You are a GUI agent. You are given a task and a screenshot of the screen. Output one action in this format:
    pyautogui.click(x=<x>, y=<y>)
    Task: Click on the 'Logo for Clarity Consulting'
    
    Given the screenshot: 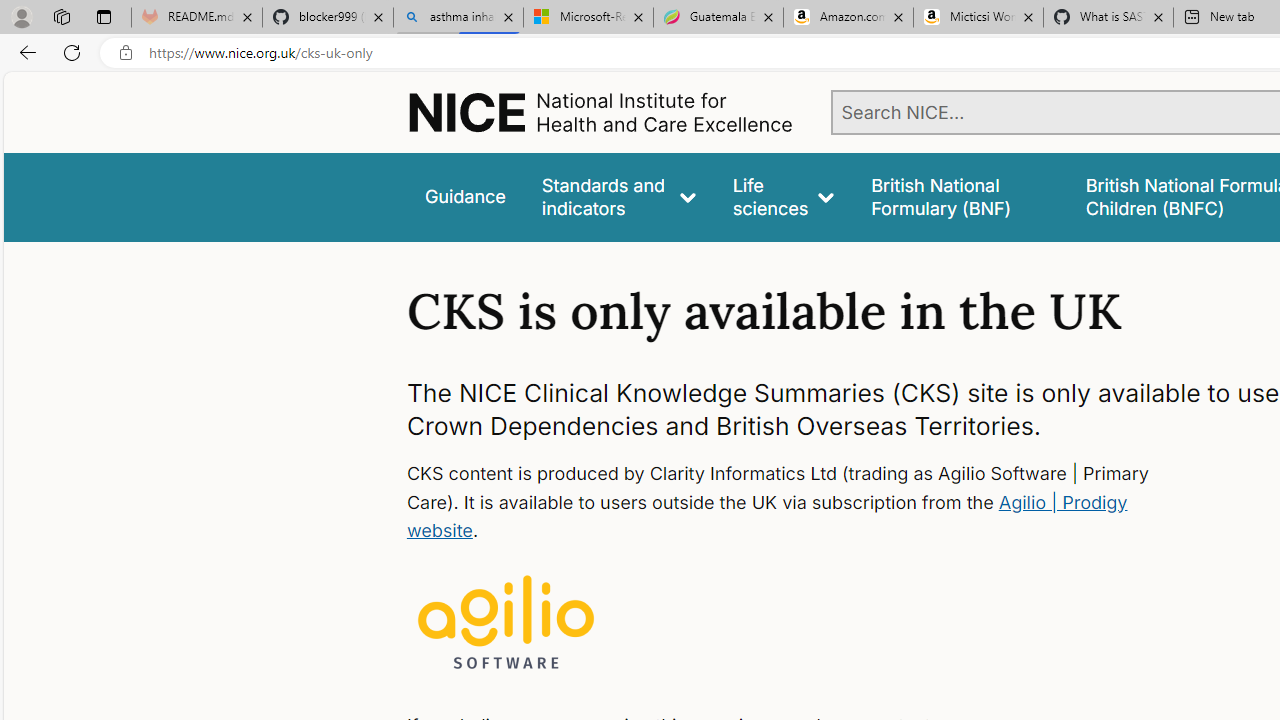 What is the action you would take?
    pyautogui.click(x=506, y=623)
    